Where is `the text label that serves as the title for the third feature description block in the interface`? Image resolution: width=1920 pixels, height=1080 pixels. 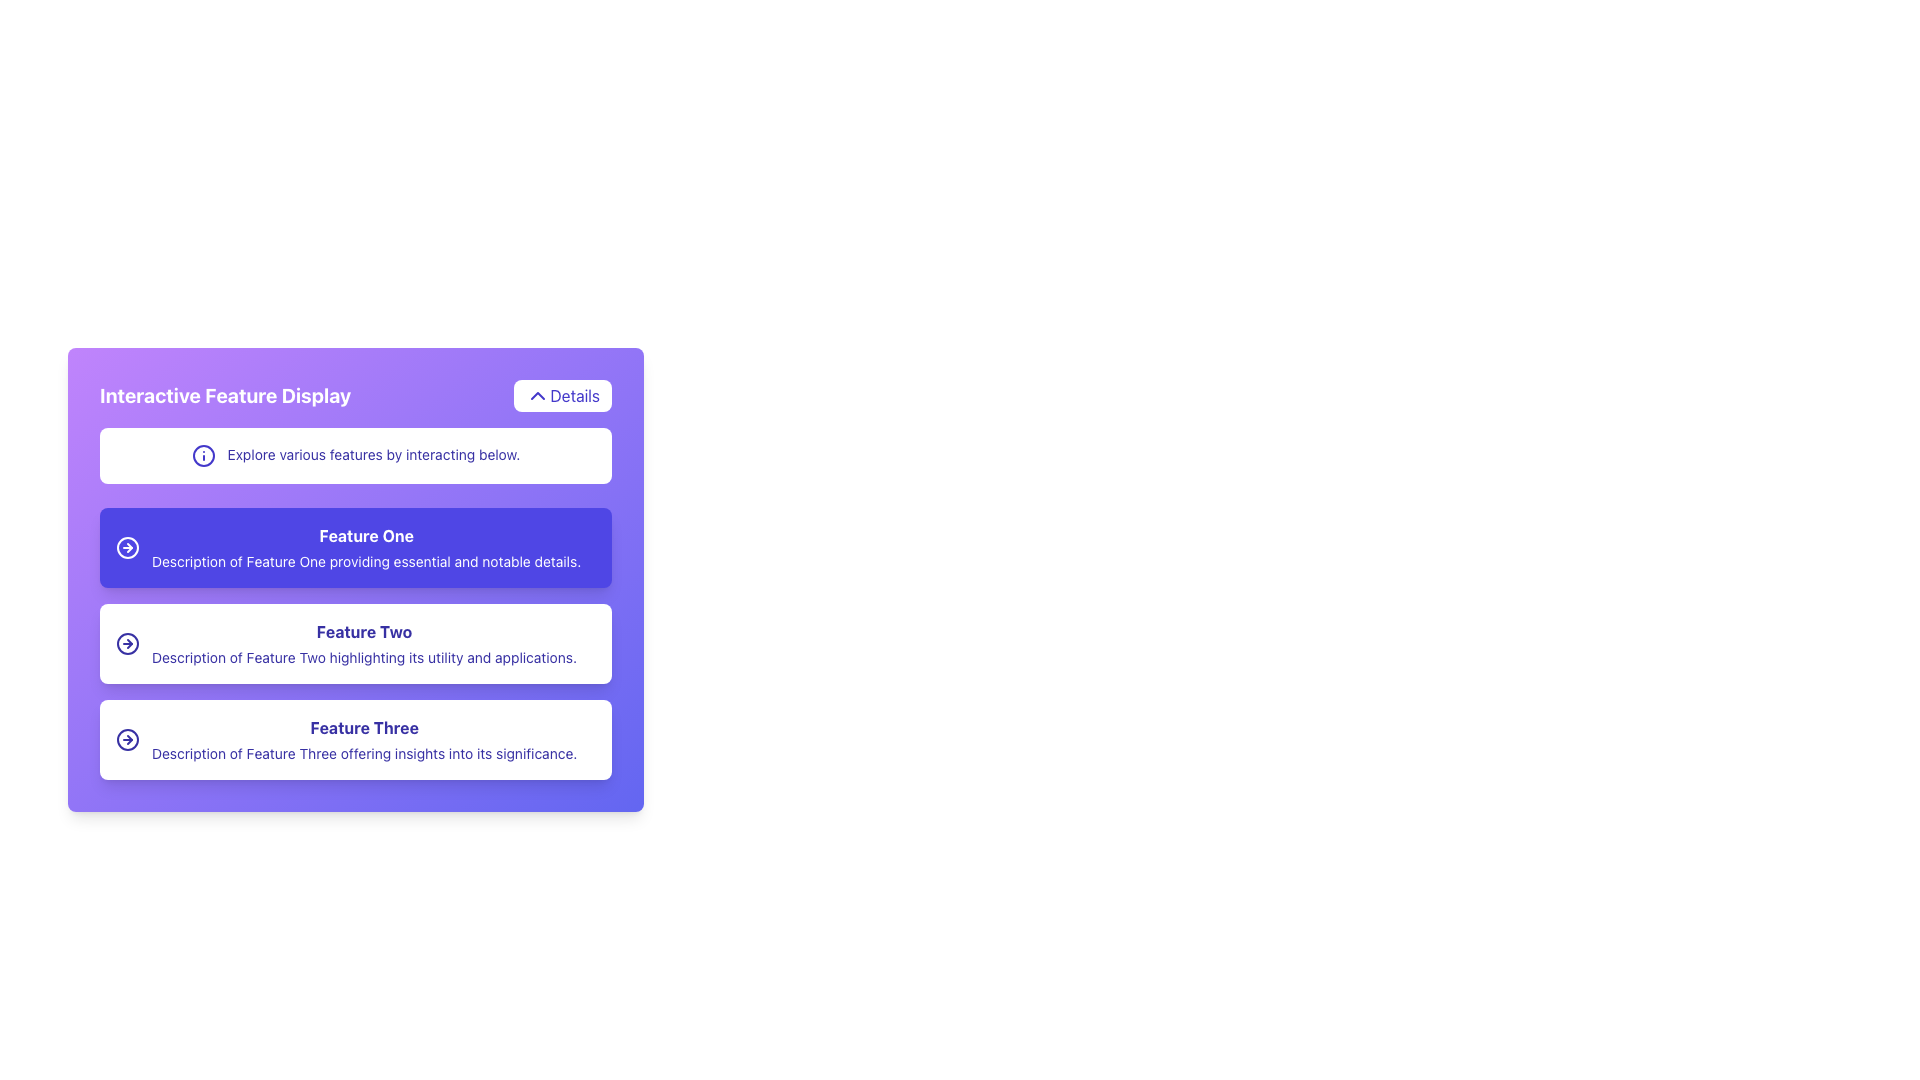
the text label that serves as the title for the third feature description block in the interface is located at coordinates (364, 728).